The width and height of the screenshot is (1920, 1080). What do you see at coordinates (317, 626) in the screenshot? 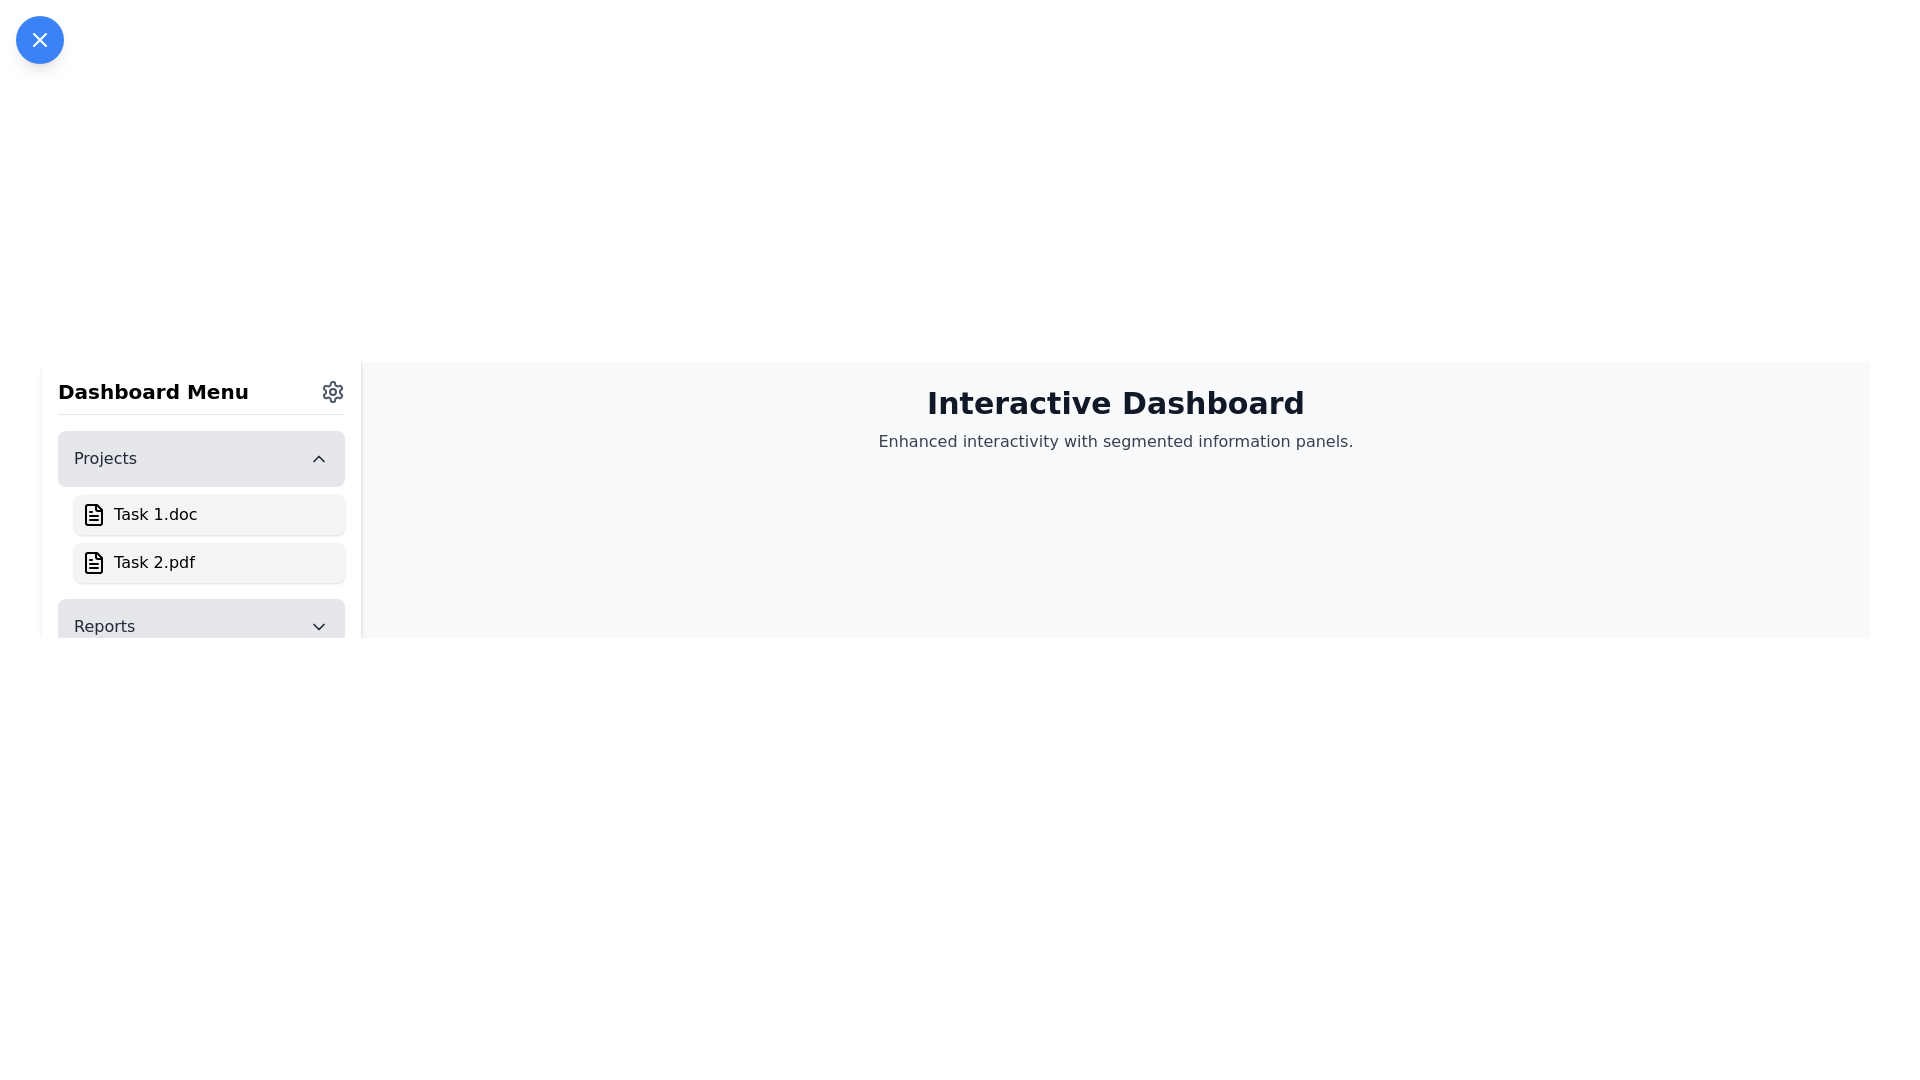
I see `the chevron dropdown indicator icon for the 'Reports' section in the left sidebar` at bounding box center [317, 626].